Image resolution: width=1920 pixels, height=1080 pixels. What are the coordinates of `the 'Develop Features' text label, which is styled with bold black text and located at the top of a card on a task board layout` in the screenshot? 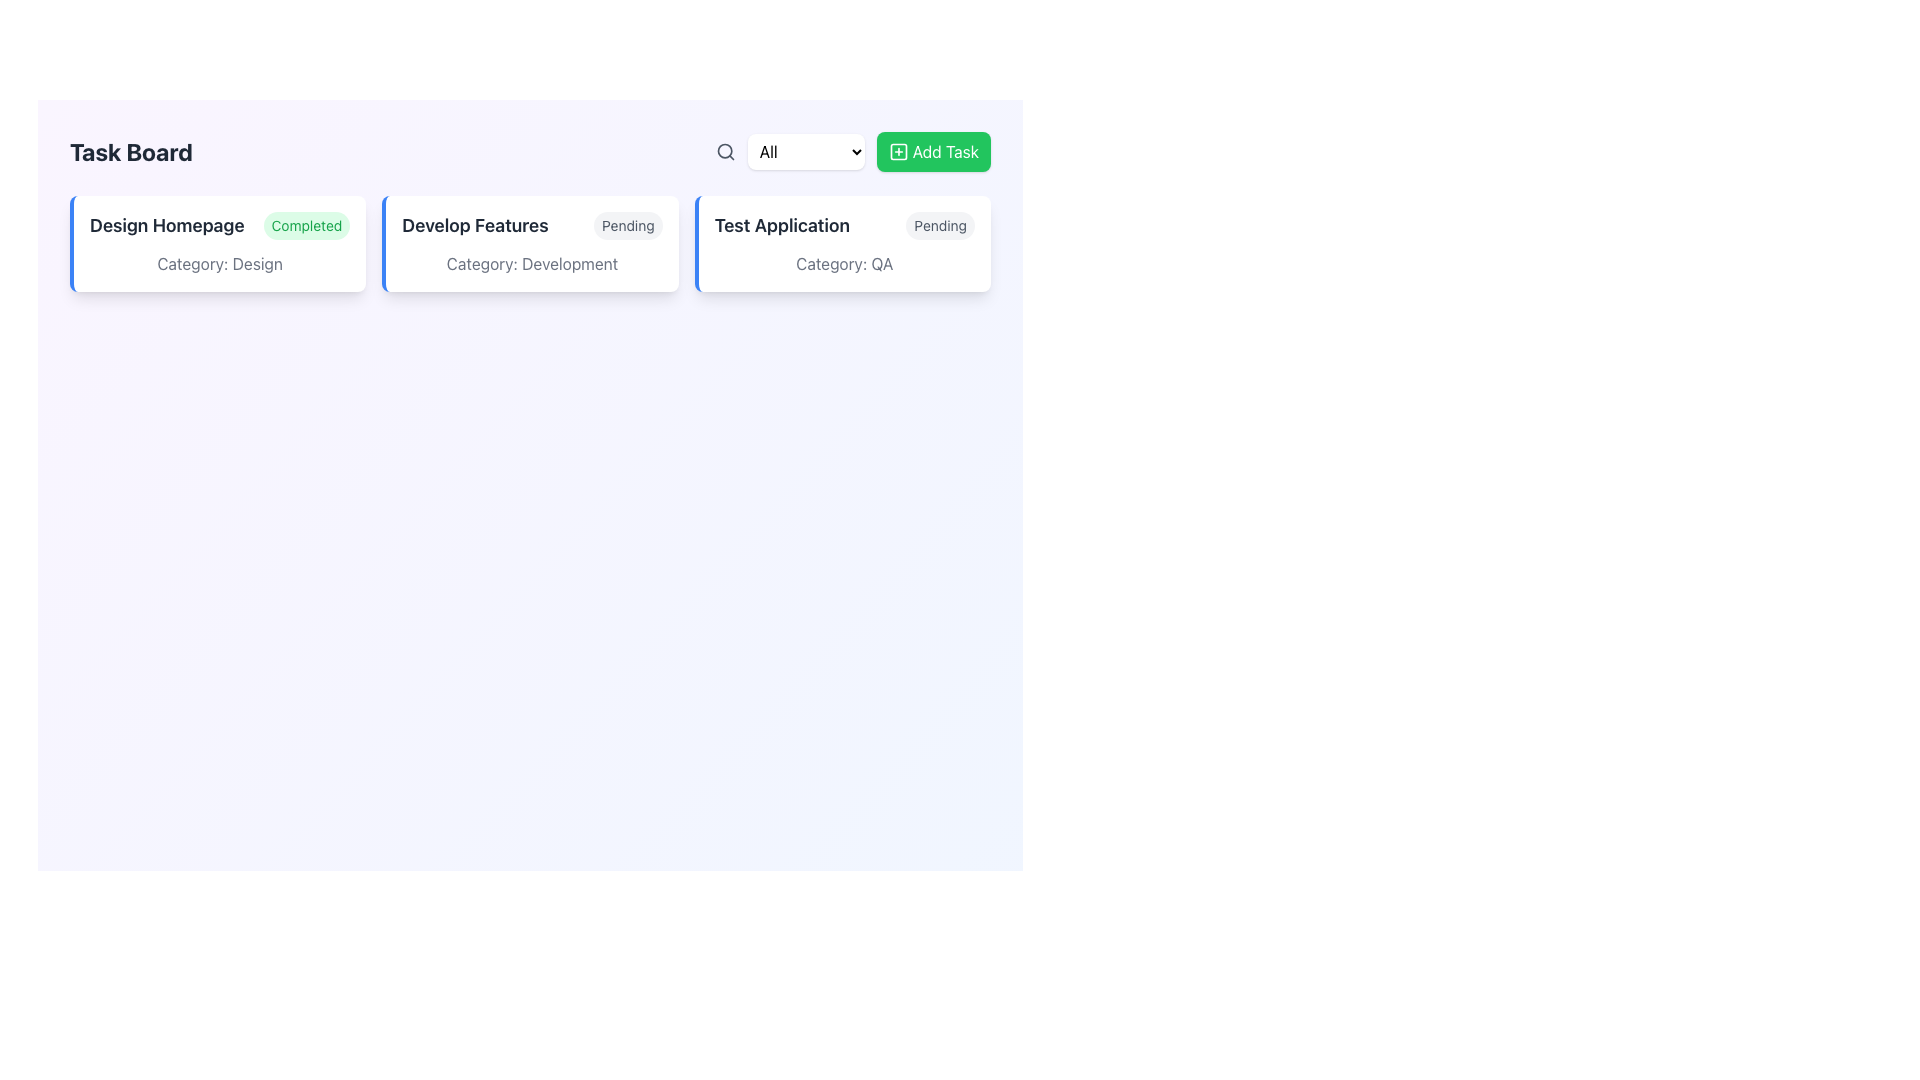 It's located at (474, 225).